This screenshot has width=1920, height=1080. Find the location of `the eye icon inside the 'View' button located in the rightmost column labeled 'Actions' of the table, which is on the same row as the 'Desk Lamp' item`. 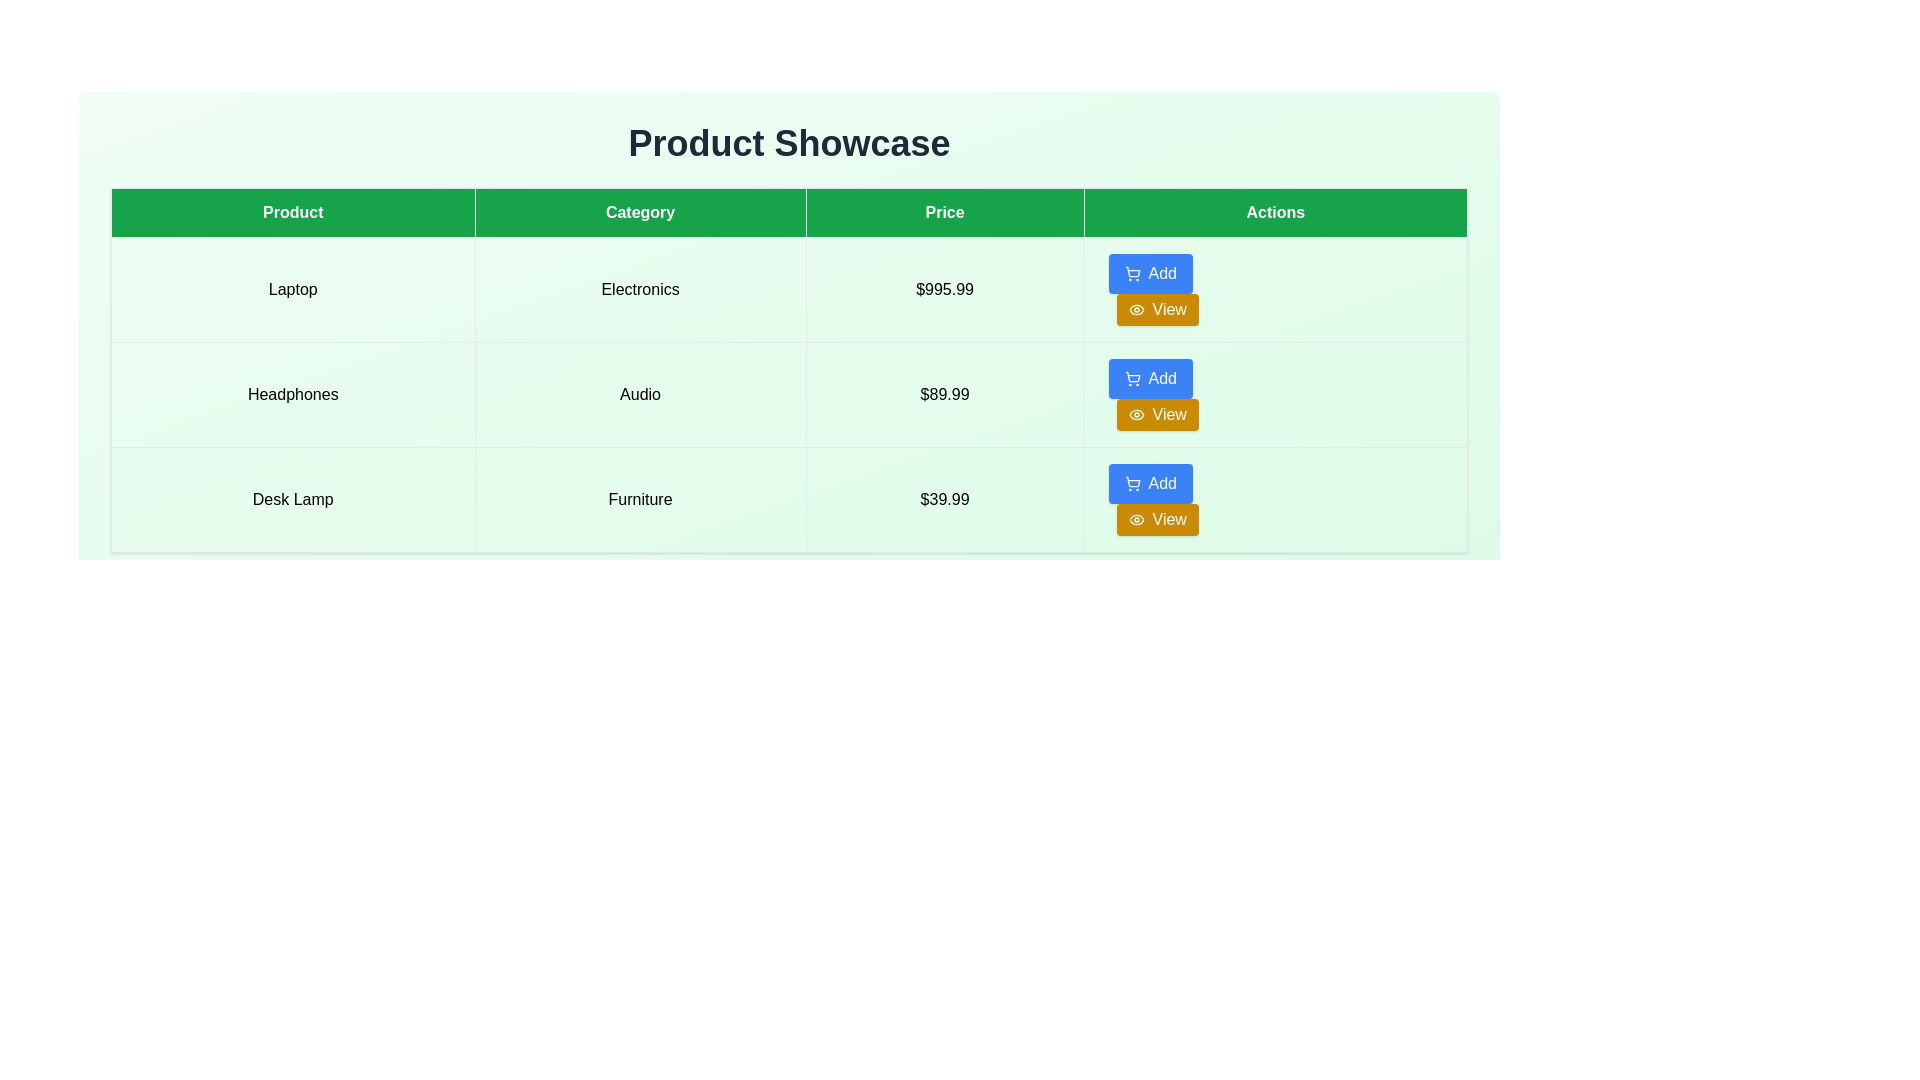

the eye icon inside the 'View' button located in the rightmost column labeled 'Actions' of the table, which is on the same row as the 'Desk Lamp' item is located at coordinates (1136, 414).